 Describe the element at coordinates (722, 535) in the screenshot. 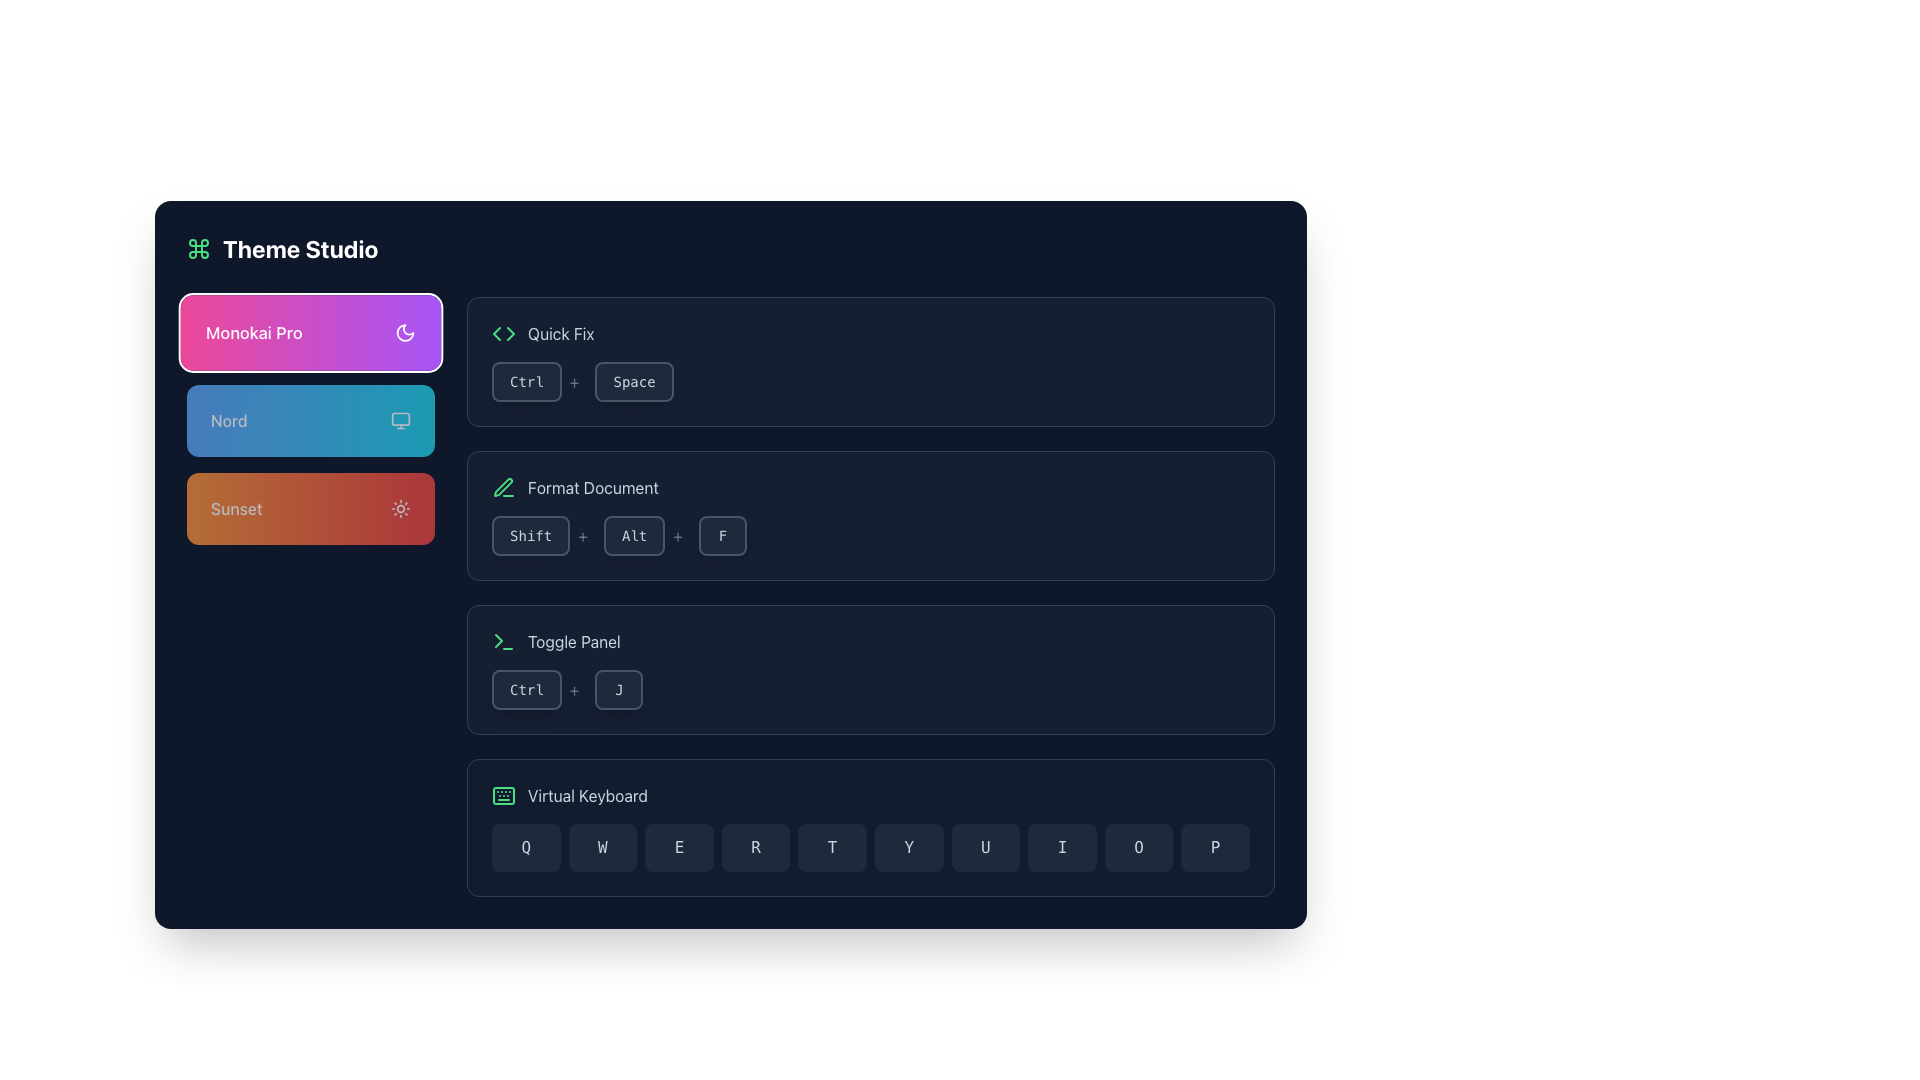

I see `the 'F' key button in the 'Format Document' section` at that location.